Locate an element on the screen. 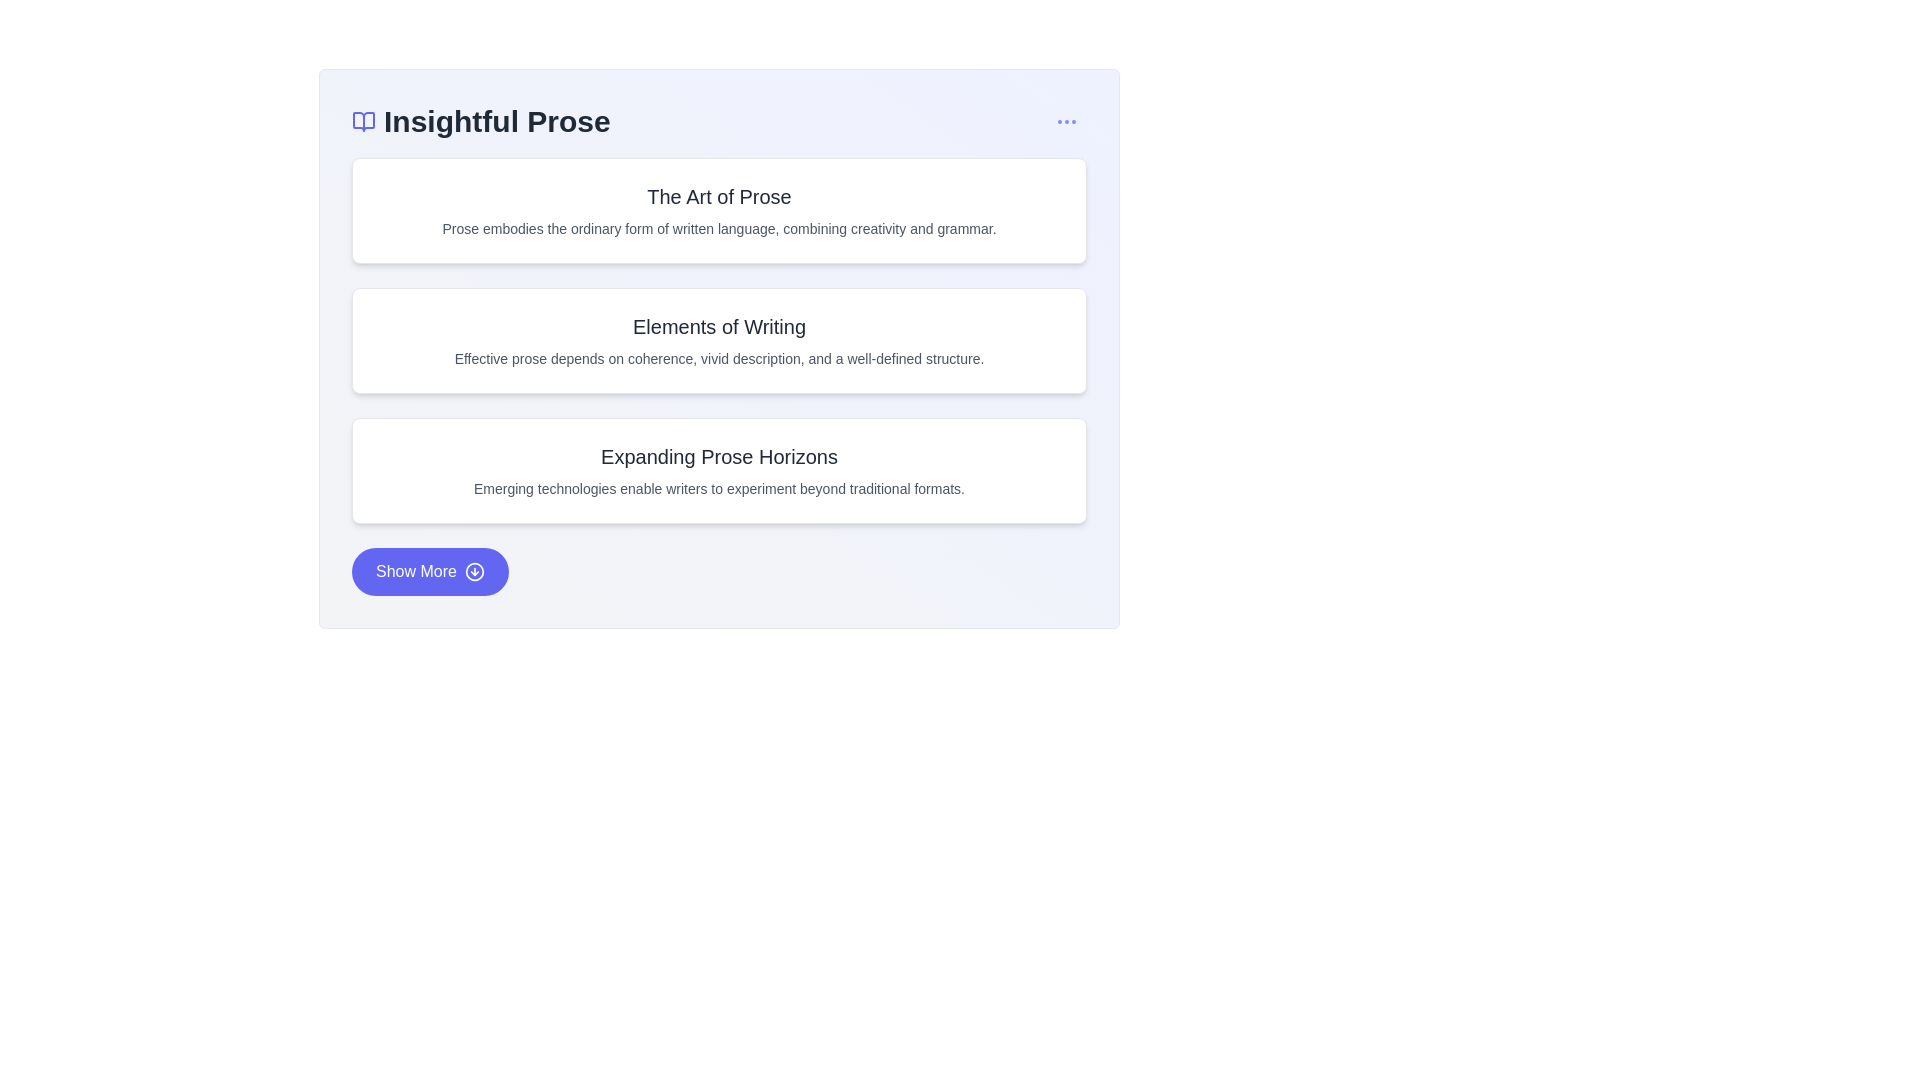 This screenshot has width=1920, height=1080. the informational card that summarizes a topic, positioned as the third card in a vertical stack, located between 'Elements of Writing' and the 'Show More' button, to trigger additional visual effects is located at coordinates (719, 470).